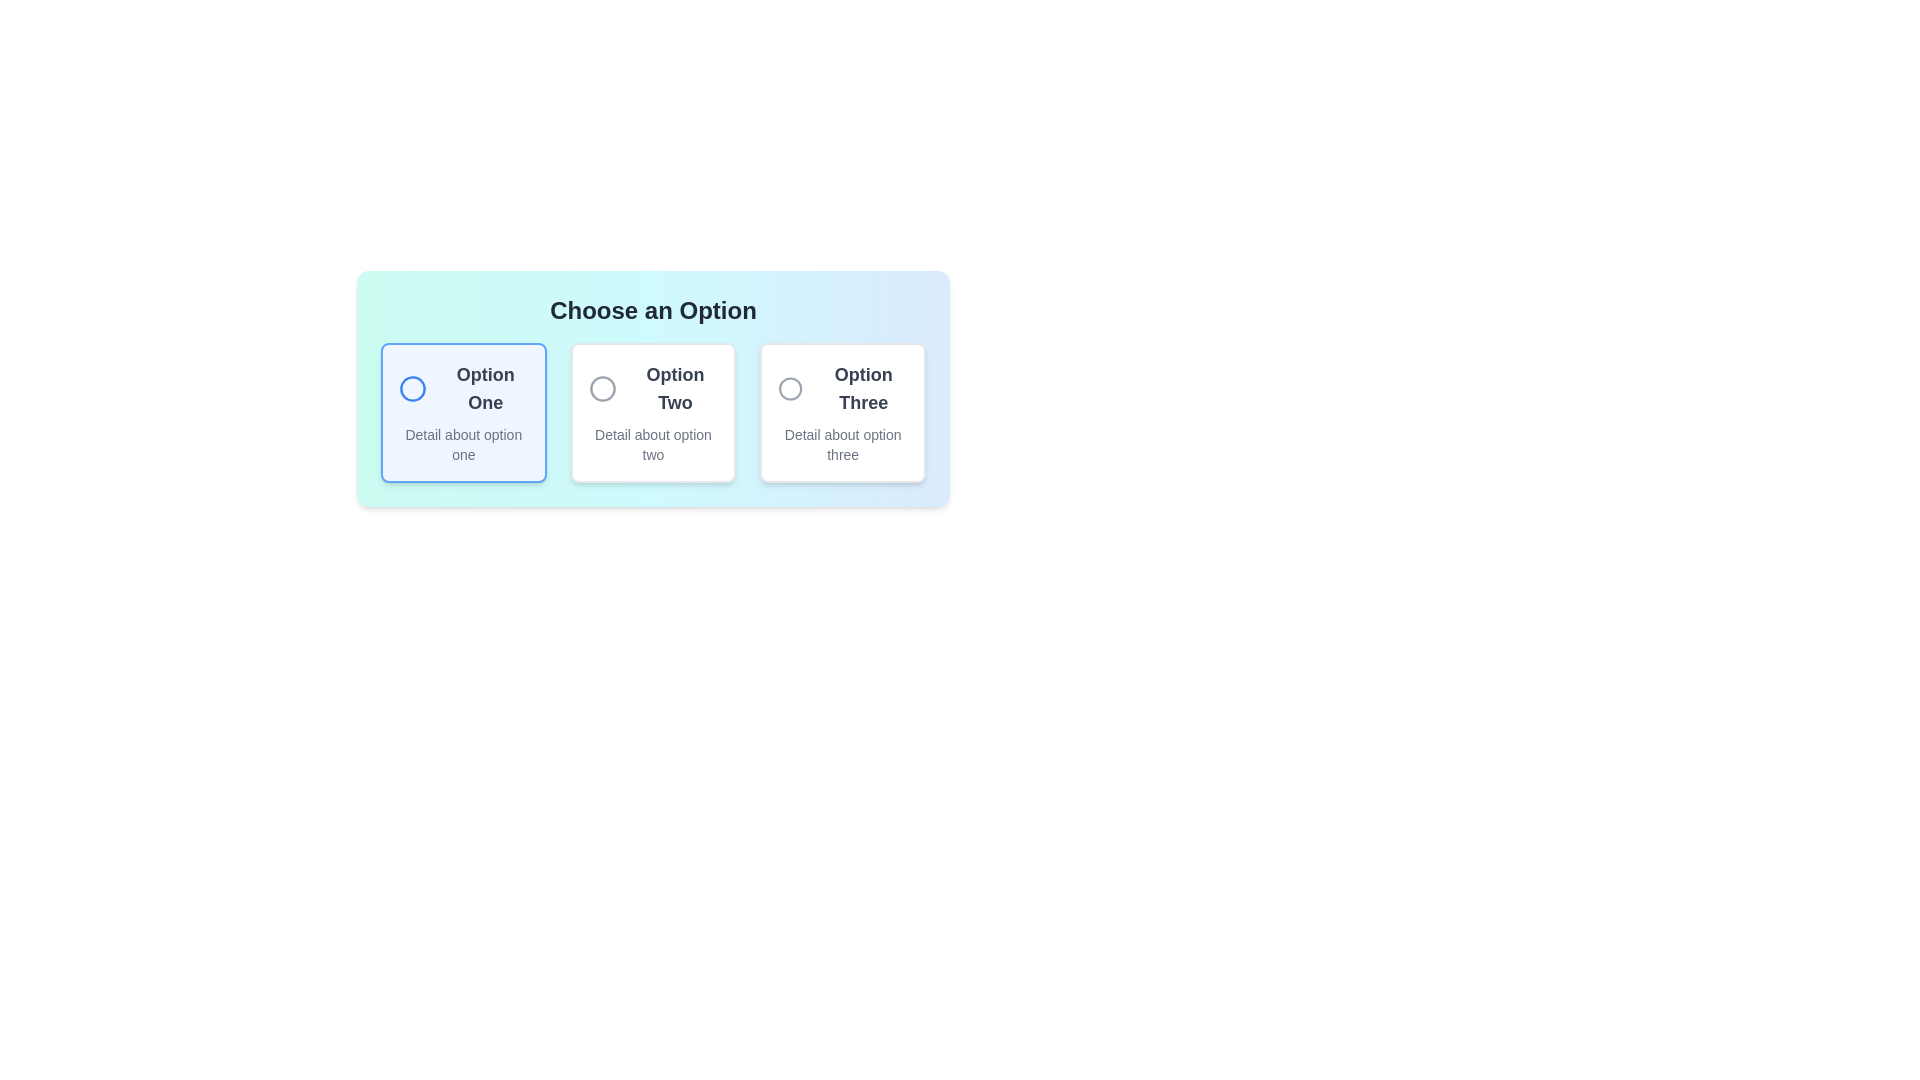 Image resolution: width=1920 pixels, height=1080 pixels. Describe the element at coordinates (653, 389) in the screenshot. I see `the text label 'Option Two' within the Option Selector Component, which is prominently styled in bold, dark gray font, located in the central card of three options` at that location.